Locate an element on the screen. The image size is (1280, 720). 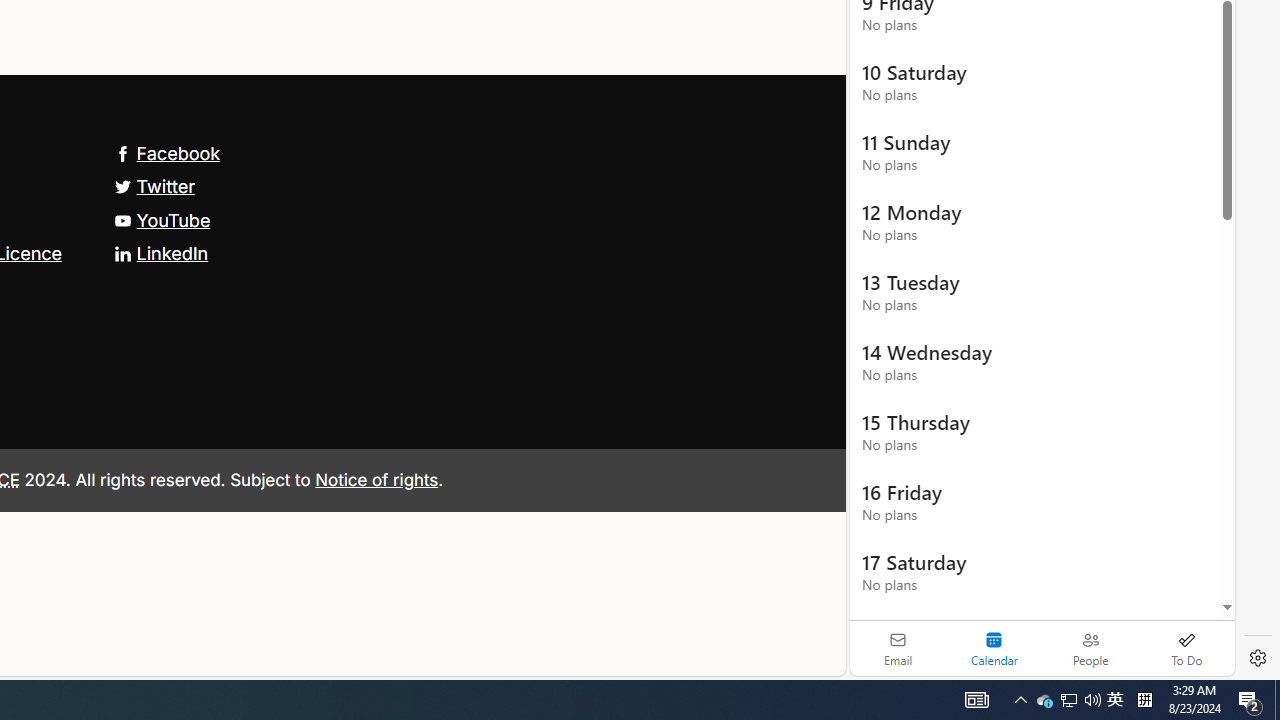
'LinkedIn' is located at coordinates (161, 252).